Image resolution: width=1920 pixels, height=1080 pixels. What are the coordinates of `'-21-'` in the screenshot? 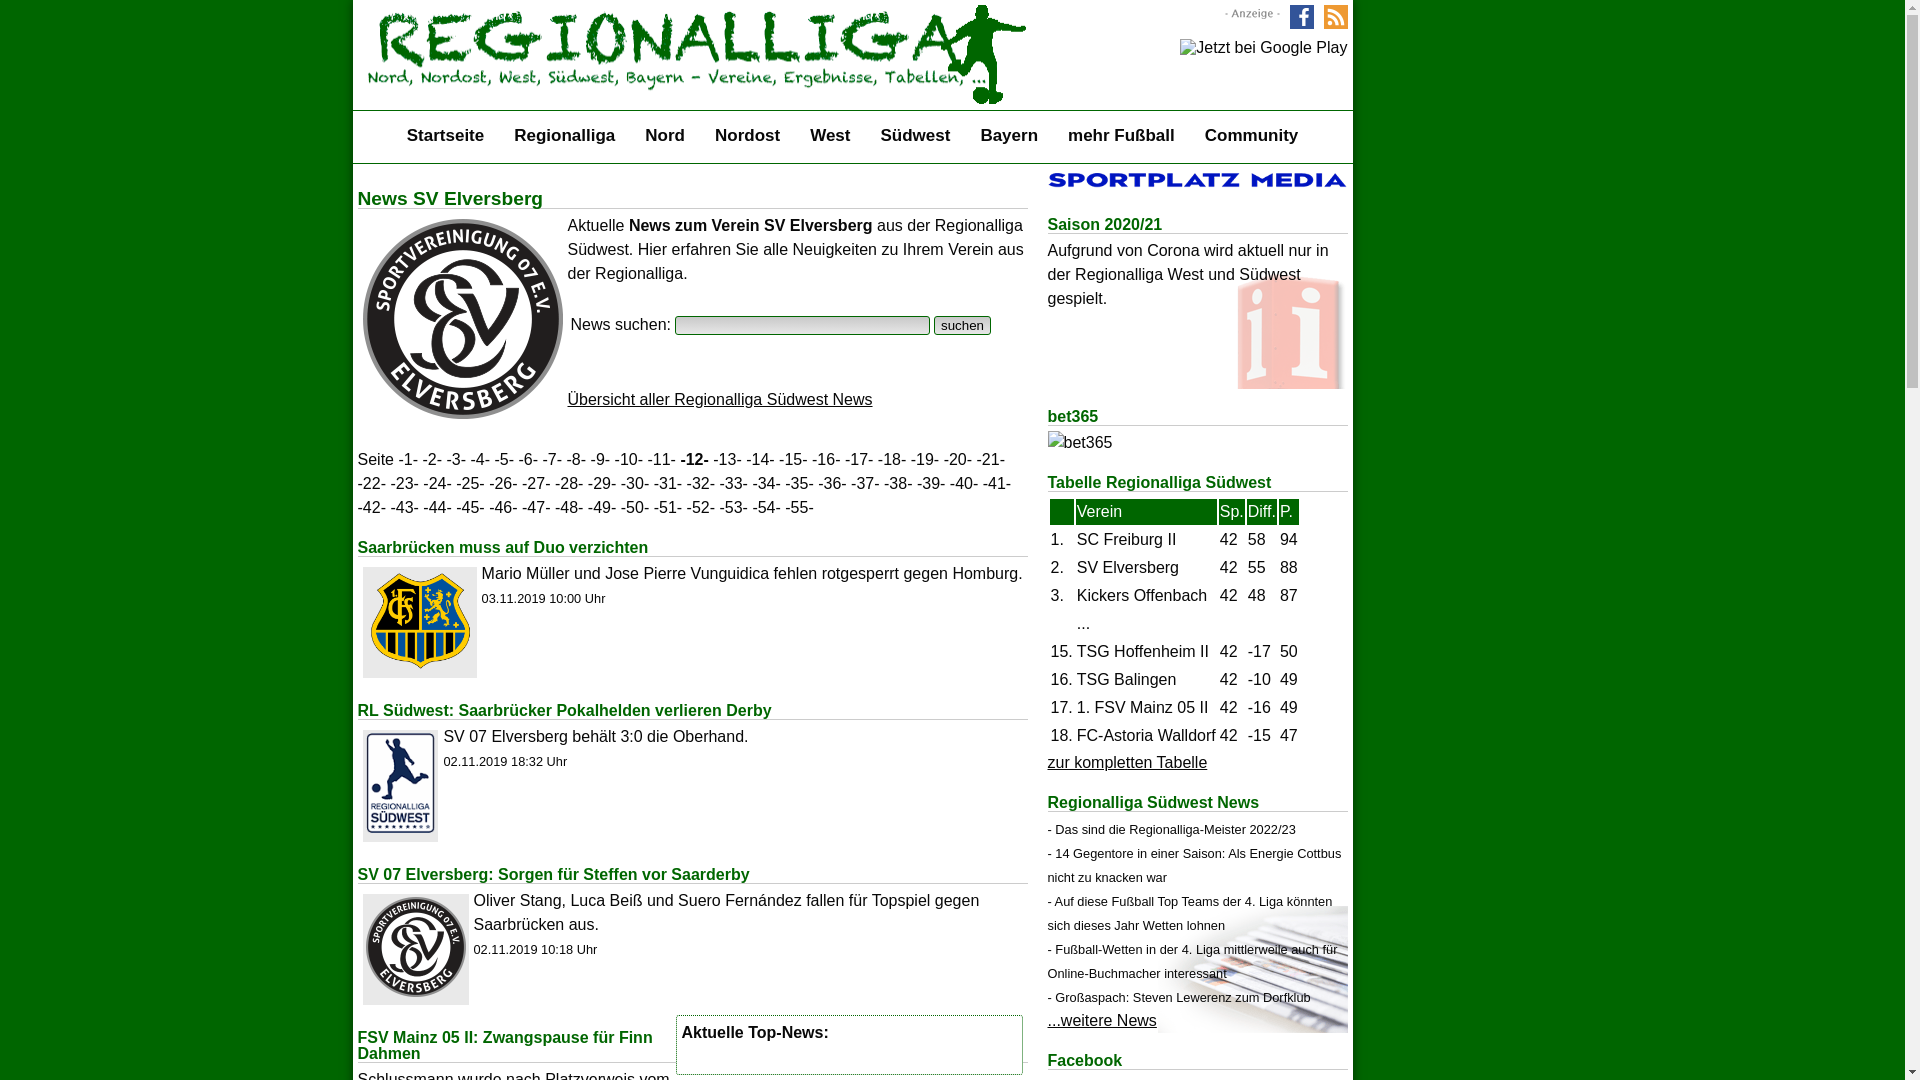 It's located at (990, 459).